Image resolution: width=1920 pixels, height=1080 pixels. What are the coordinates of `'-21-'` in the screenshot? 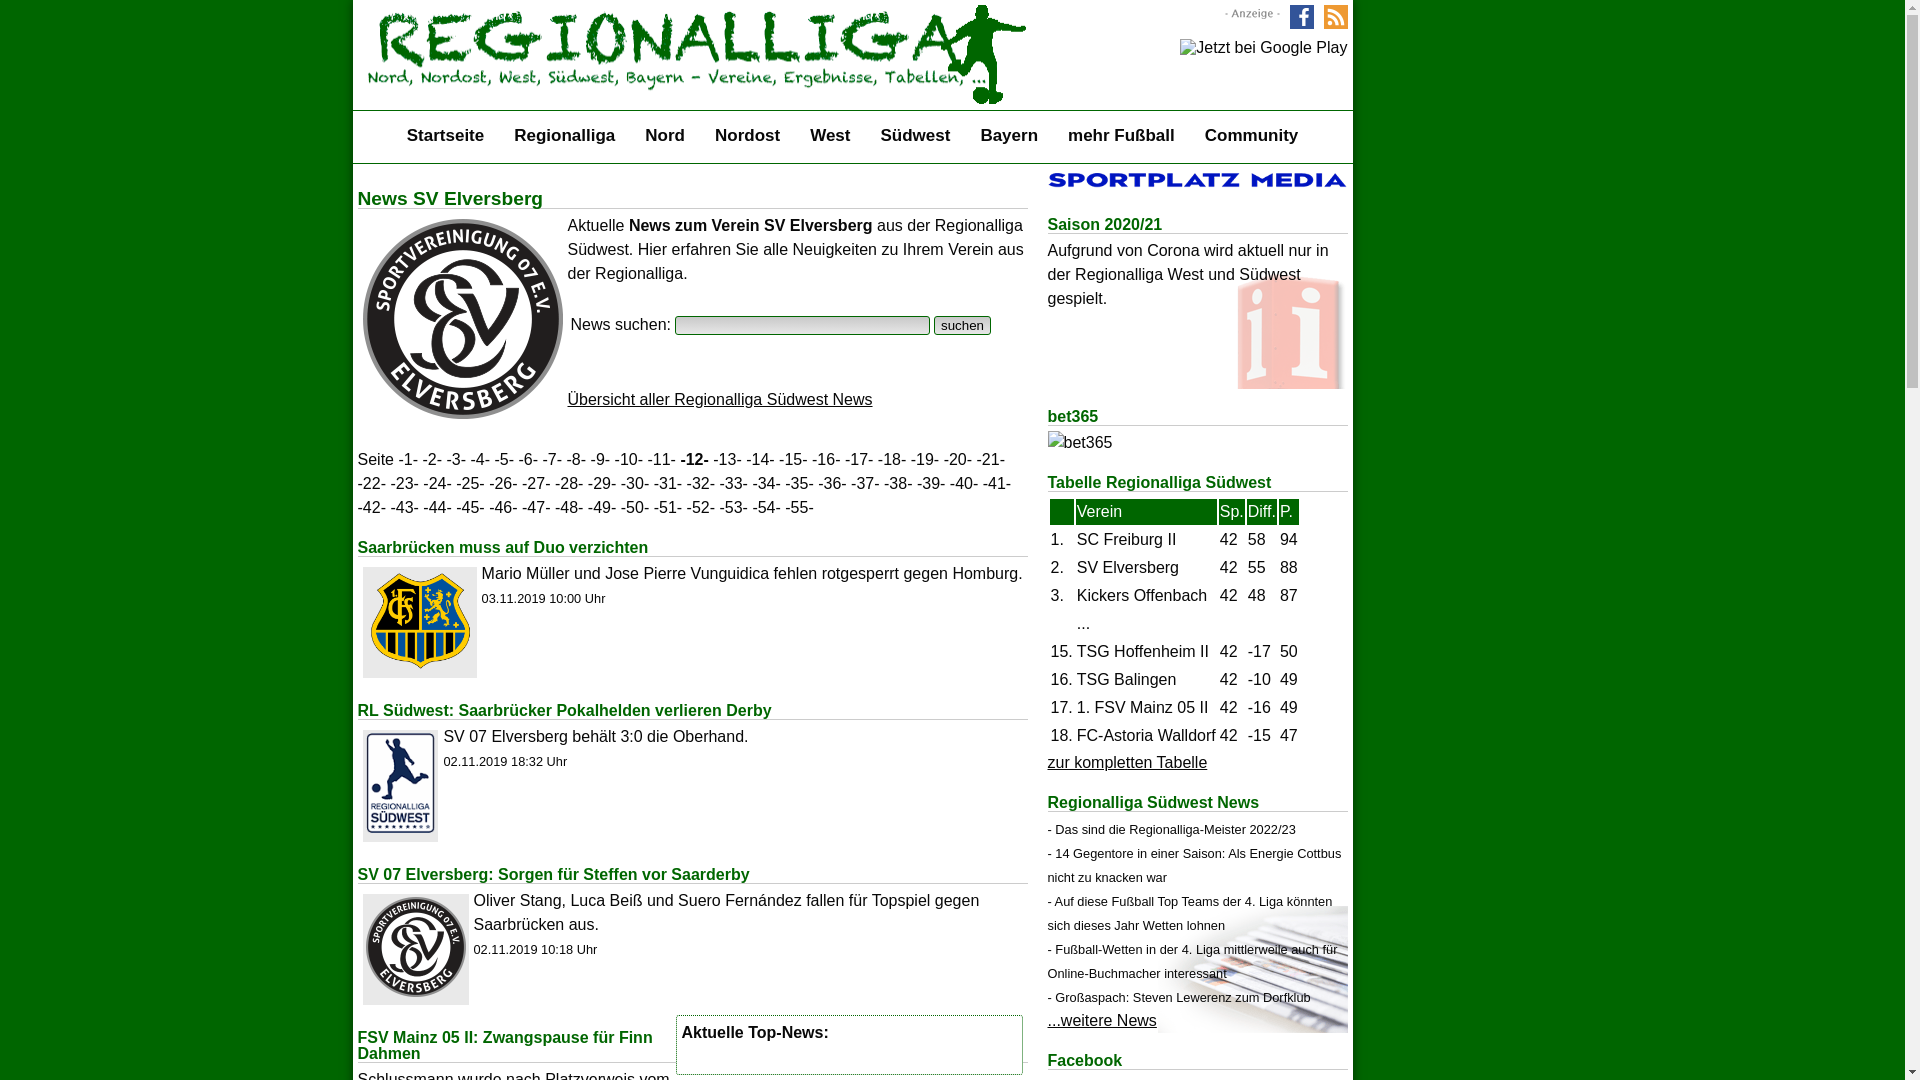 It's located at (990, 459).